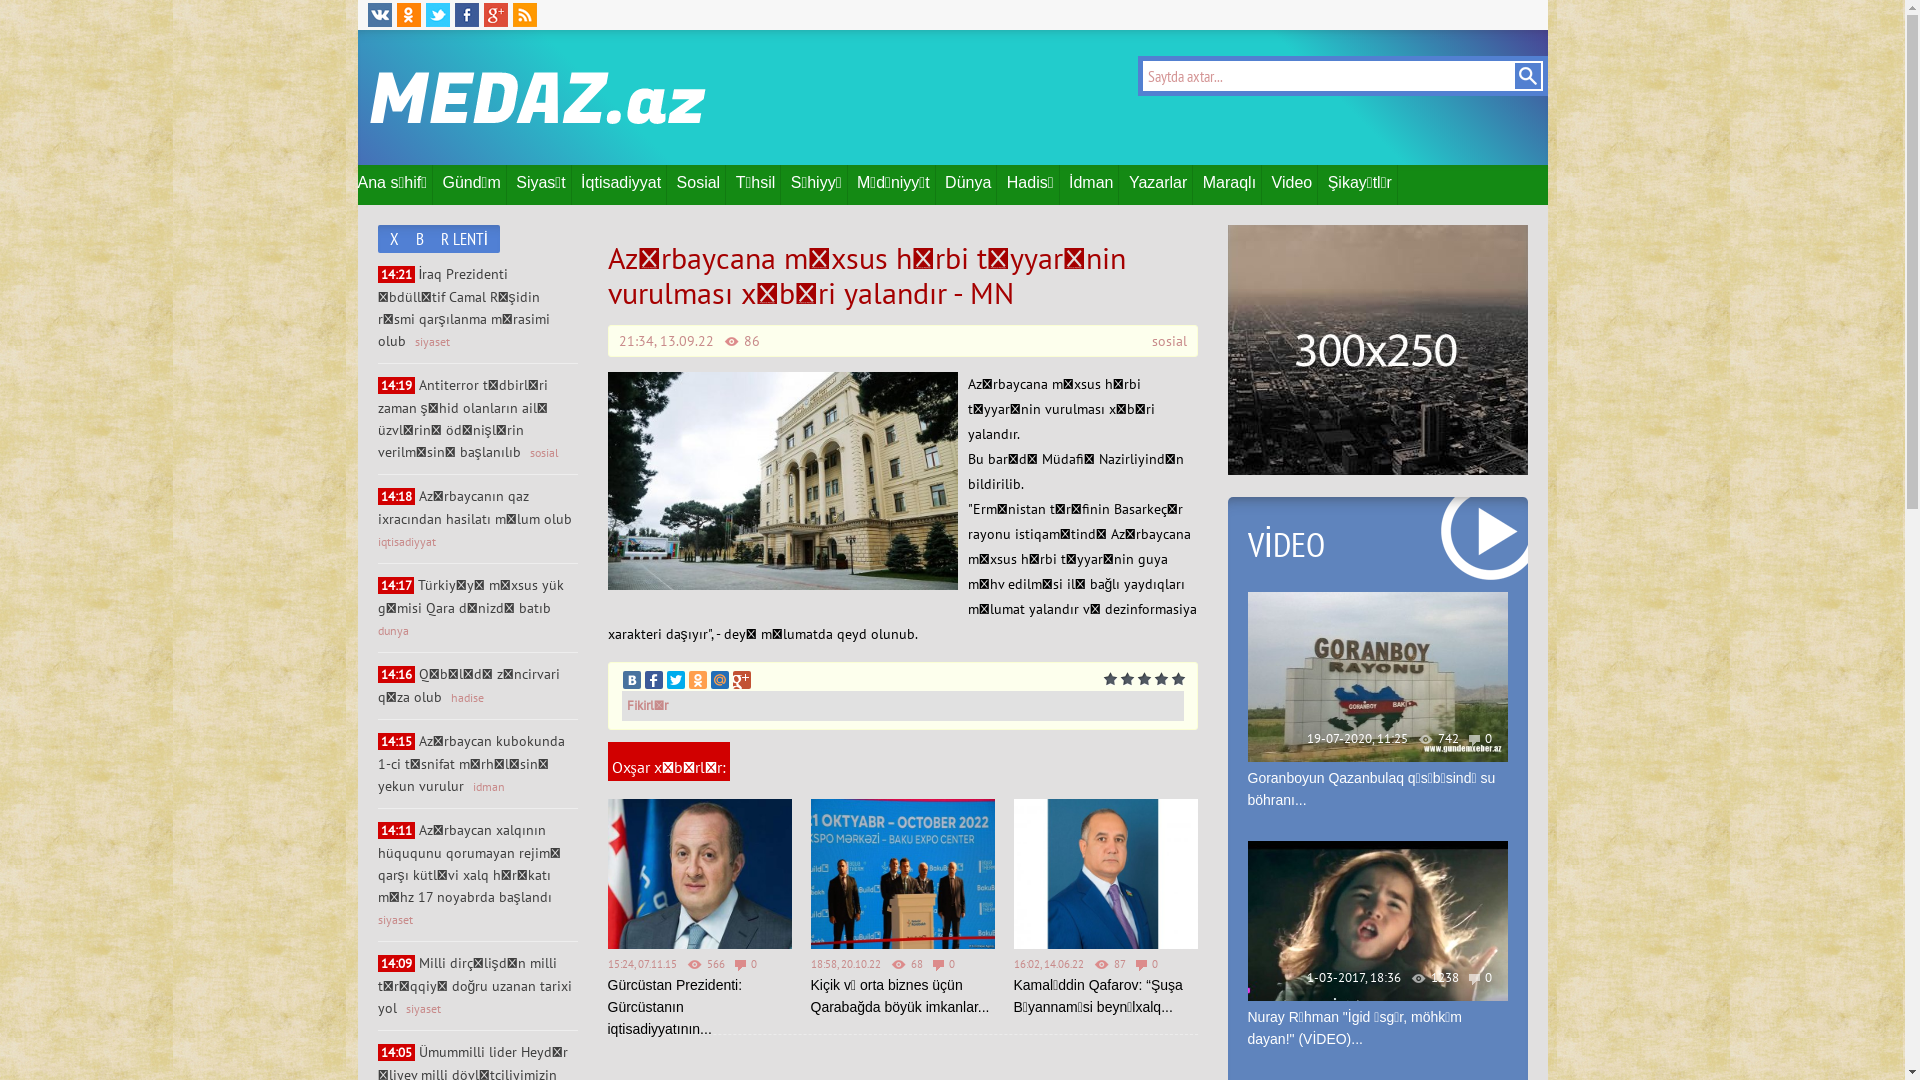 The height and width of the screenshot is (1080, 1920). I want to click on 'VK', so click(368, 15).